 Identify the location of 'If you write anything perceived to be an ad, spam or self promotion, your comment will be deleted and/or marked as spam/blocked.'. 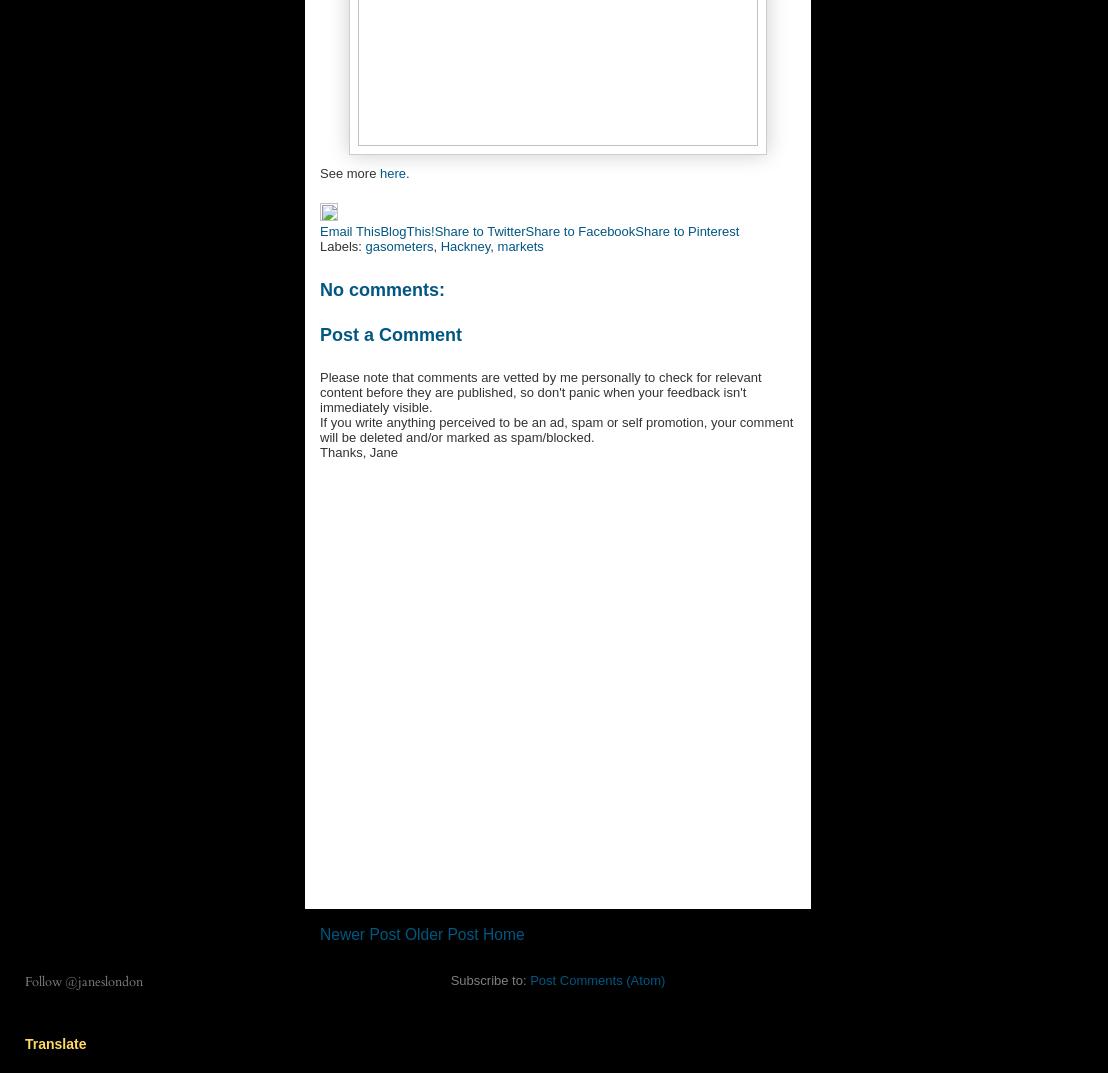
(556, 428).